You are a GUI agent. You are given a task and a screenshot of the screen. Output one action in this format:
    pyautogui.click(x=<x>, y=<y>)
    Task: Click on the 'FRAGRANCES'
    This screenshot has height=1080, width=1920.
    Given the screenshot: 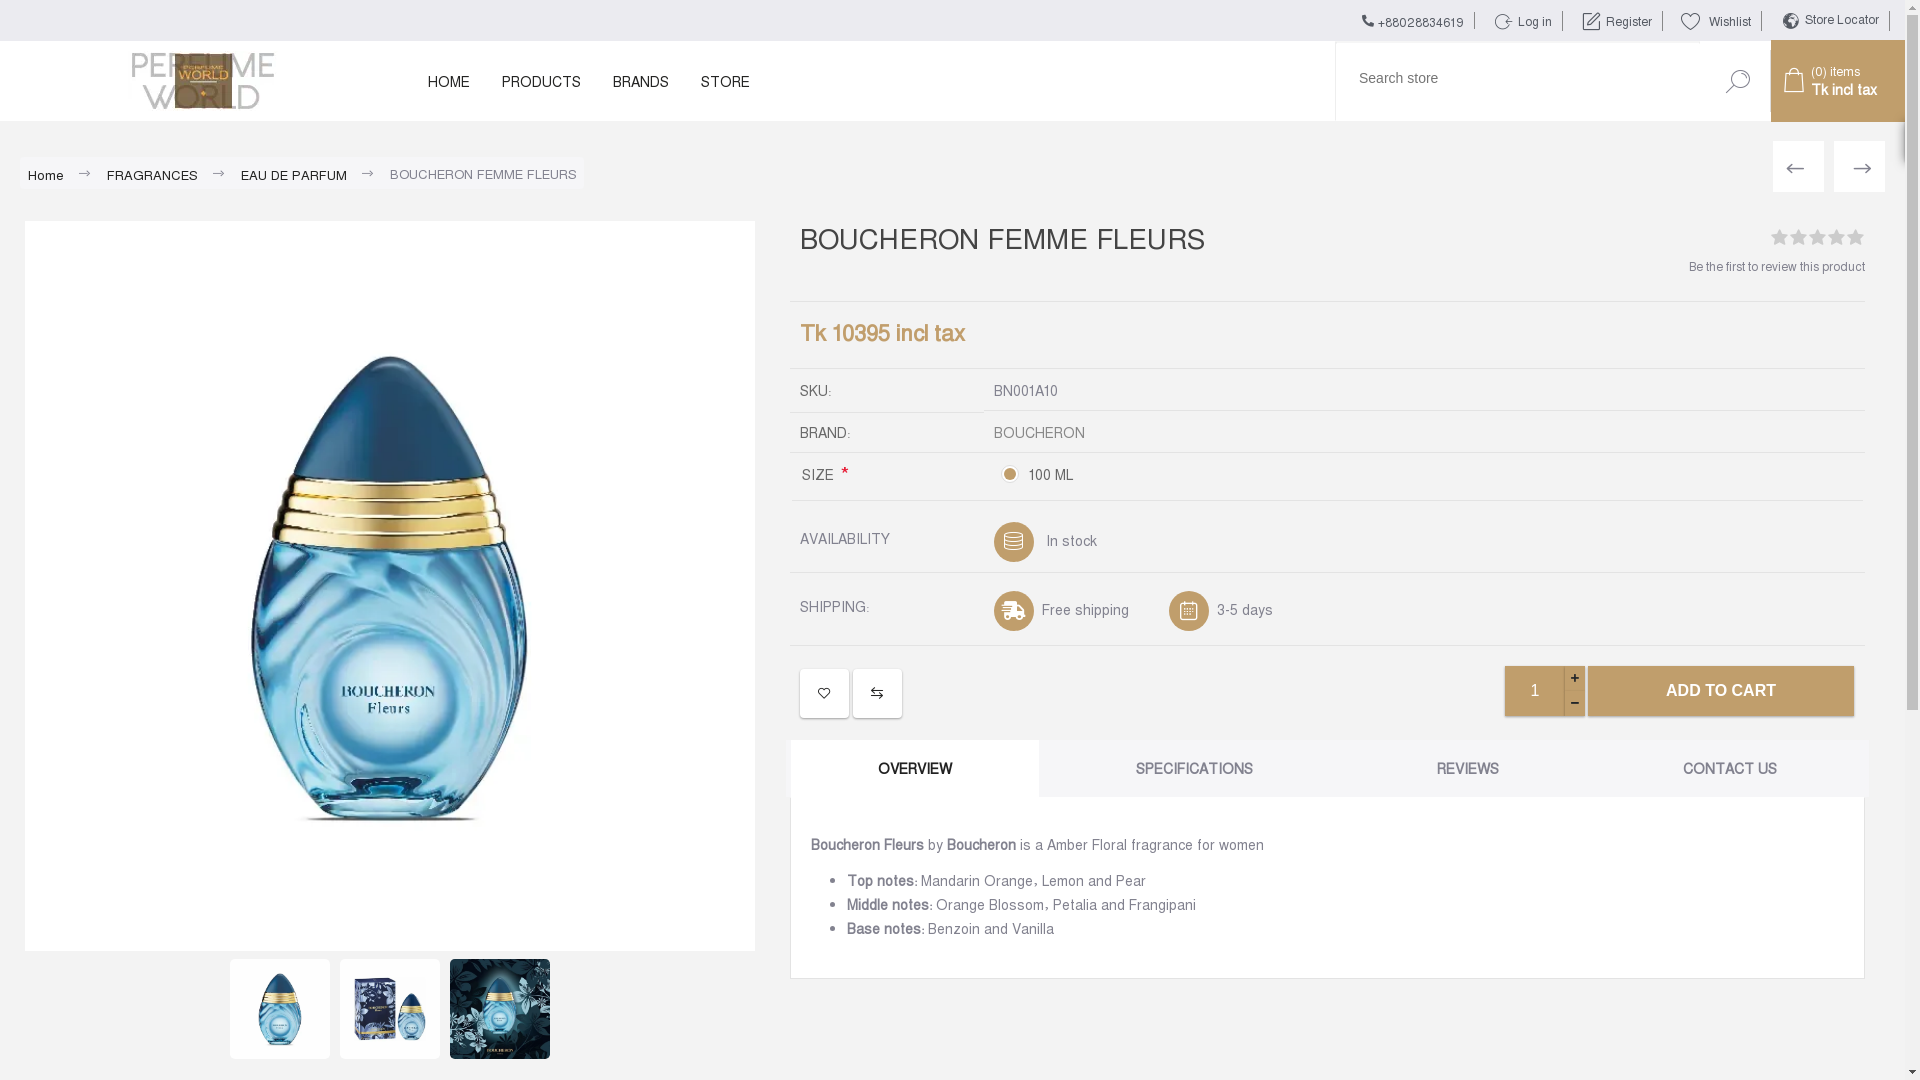 What is the action you would take?
    pyautogui.click(x=150, y=172)
    